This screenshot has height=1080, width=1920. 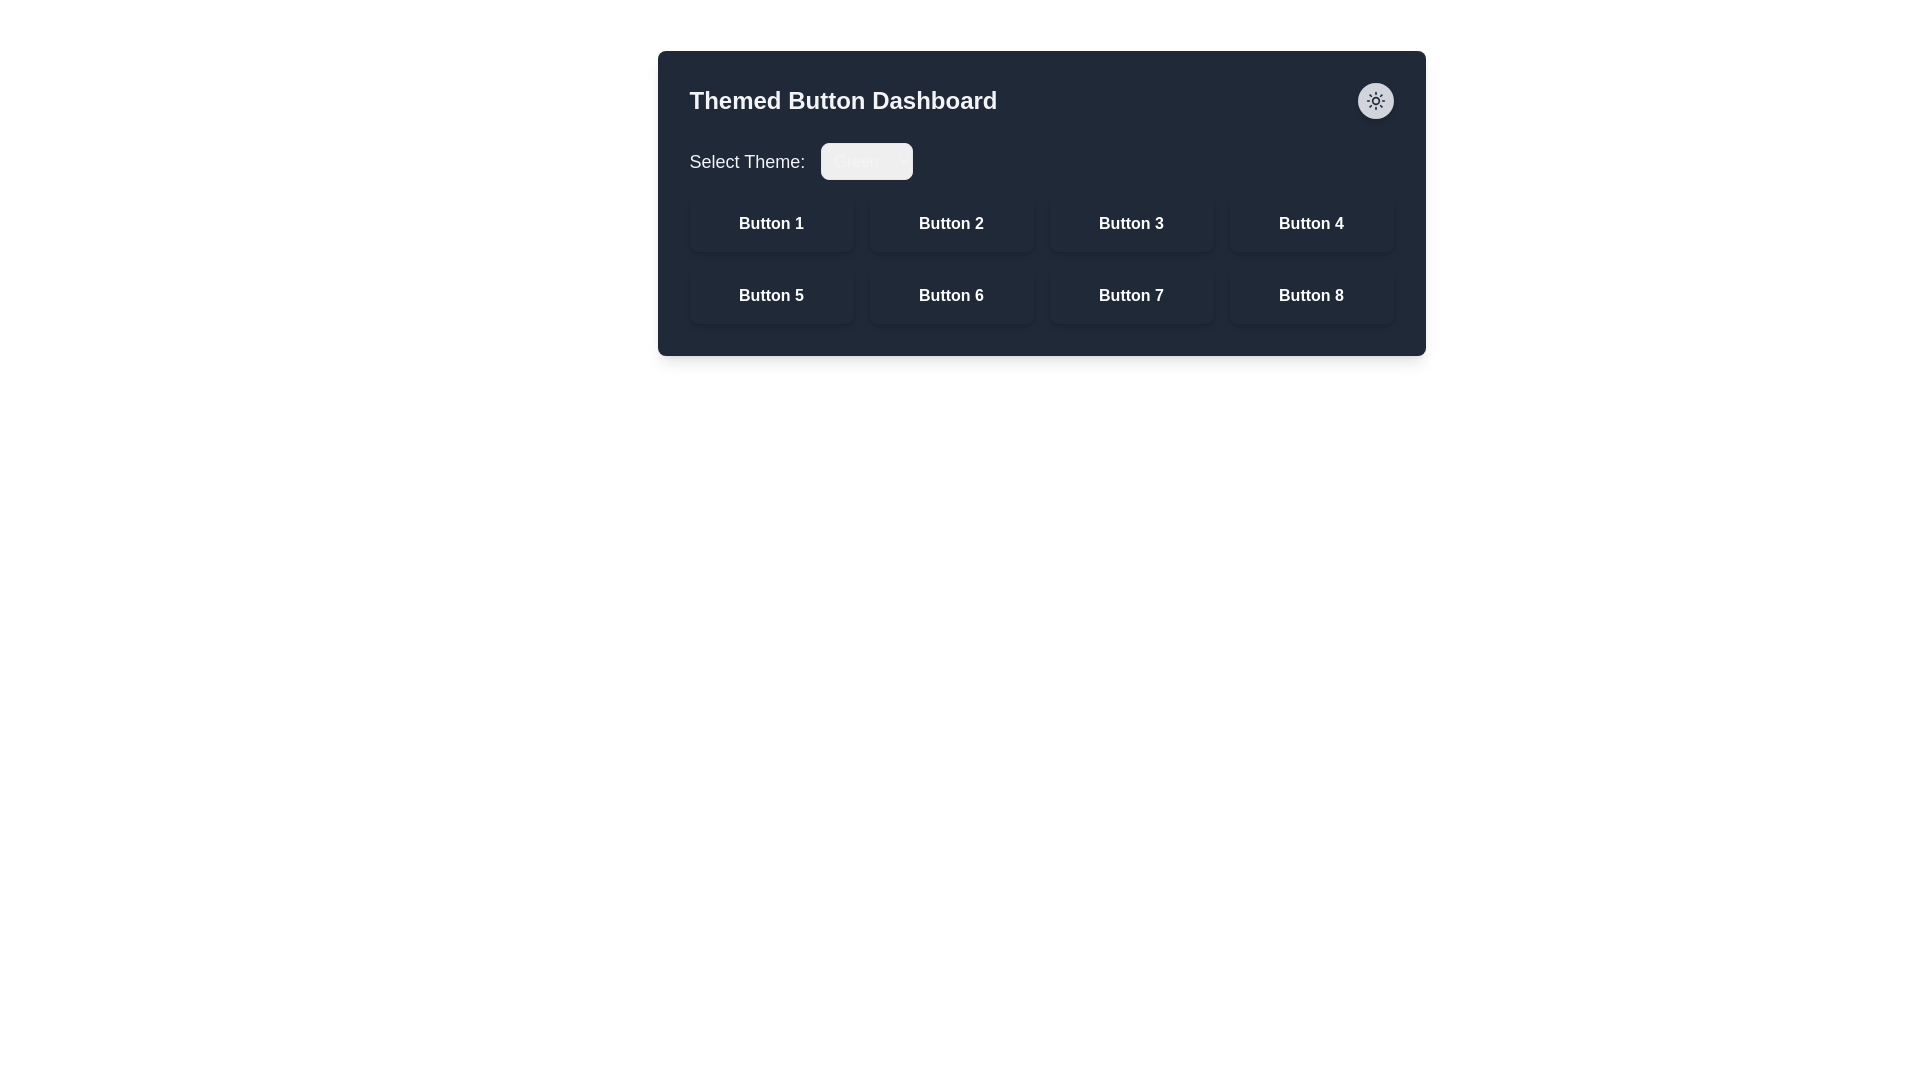 What do you see at coordinates (1311, 223) in the screenshot?
I see `the green button labeled 'Button 4' to activate its hover effects` at bounding box center [1311, 223].